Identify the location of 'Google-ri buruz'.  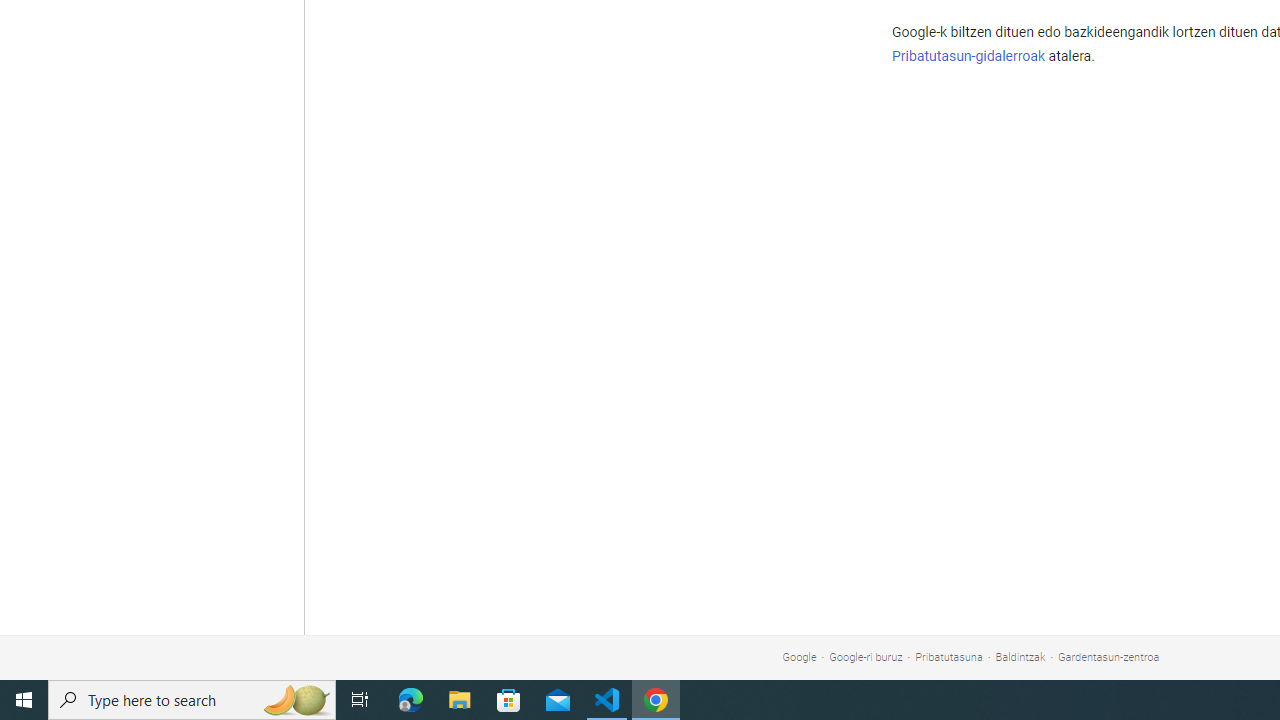
(865, 657).